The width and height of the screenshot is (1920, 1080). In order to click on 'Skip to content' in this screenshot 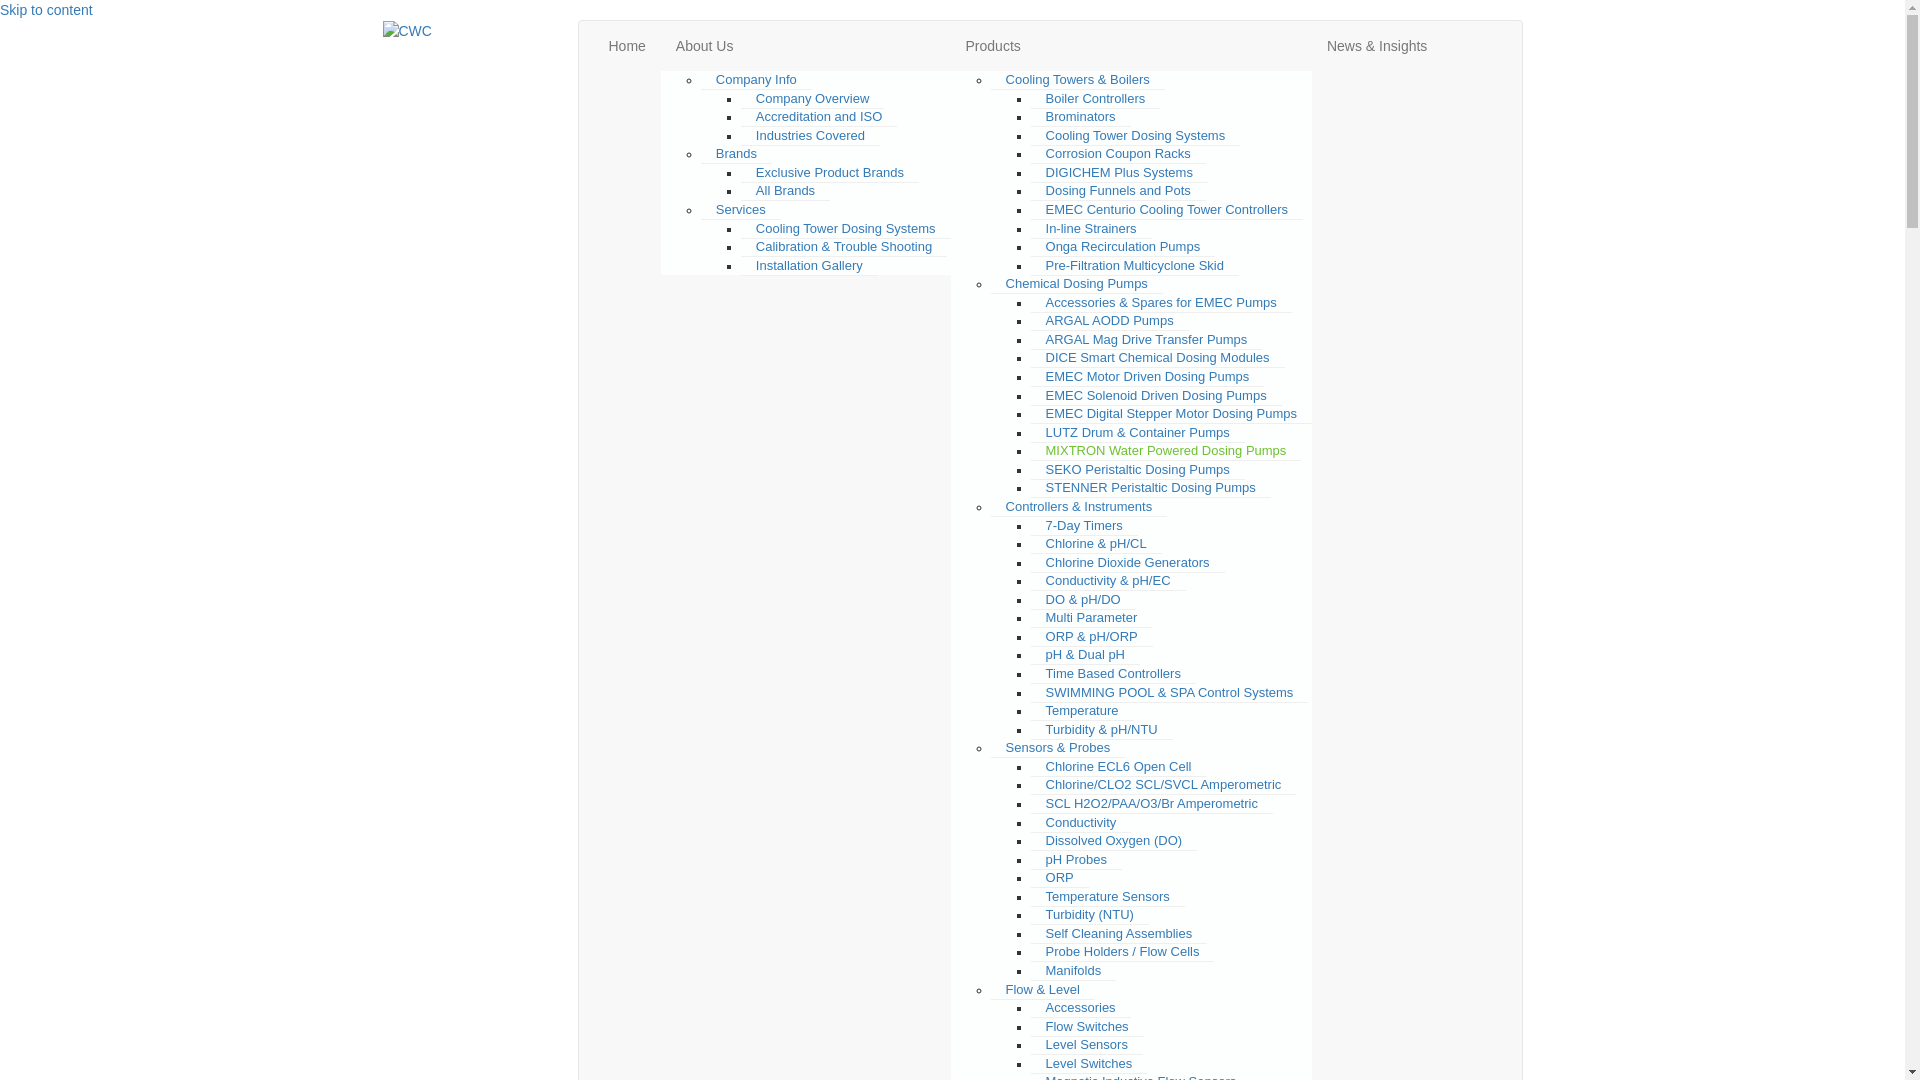, I will do `click(0, 10)`.